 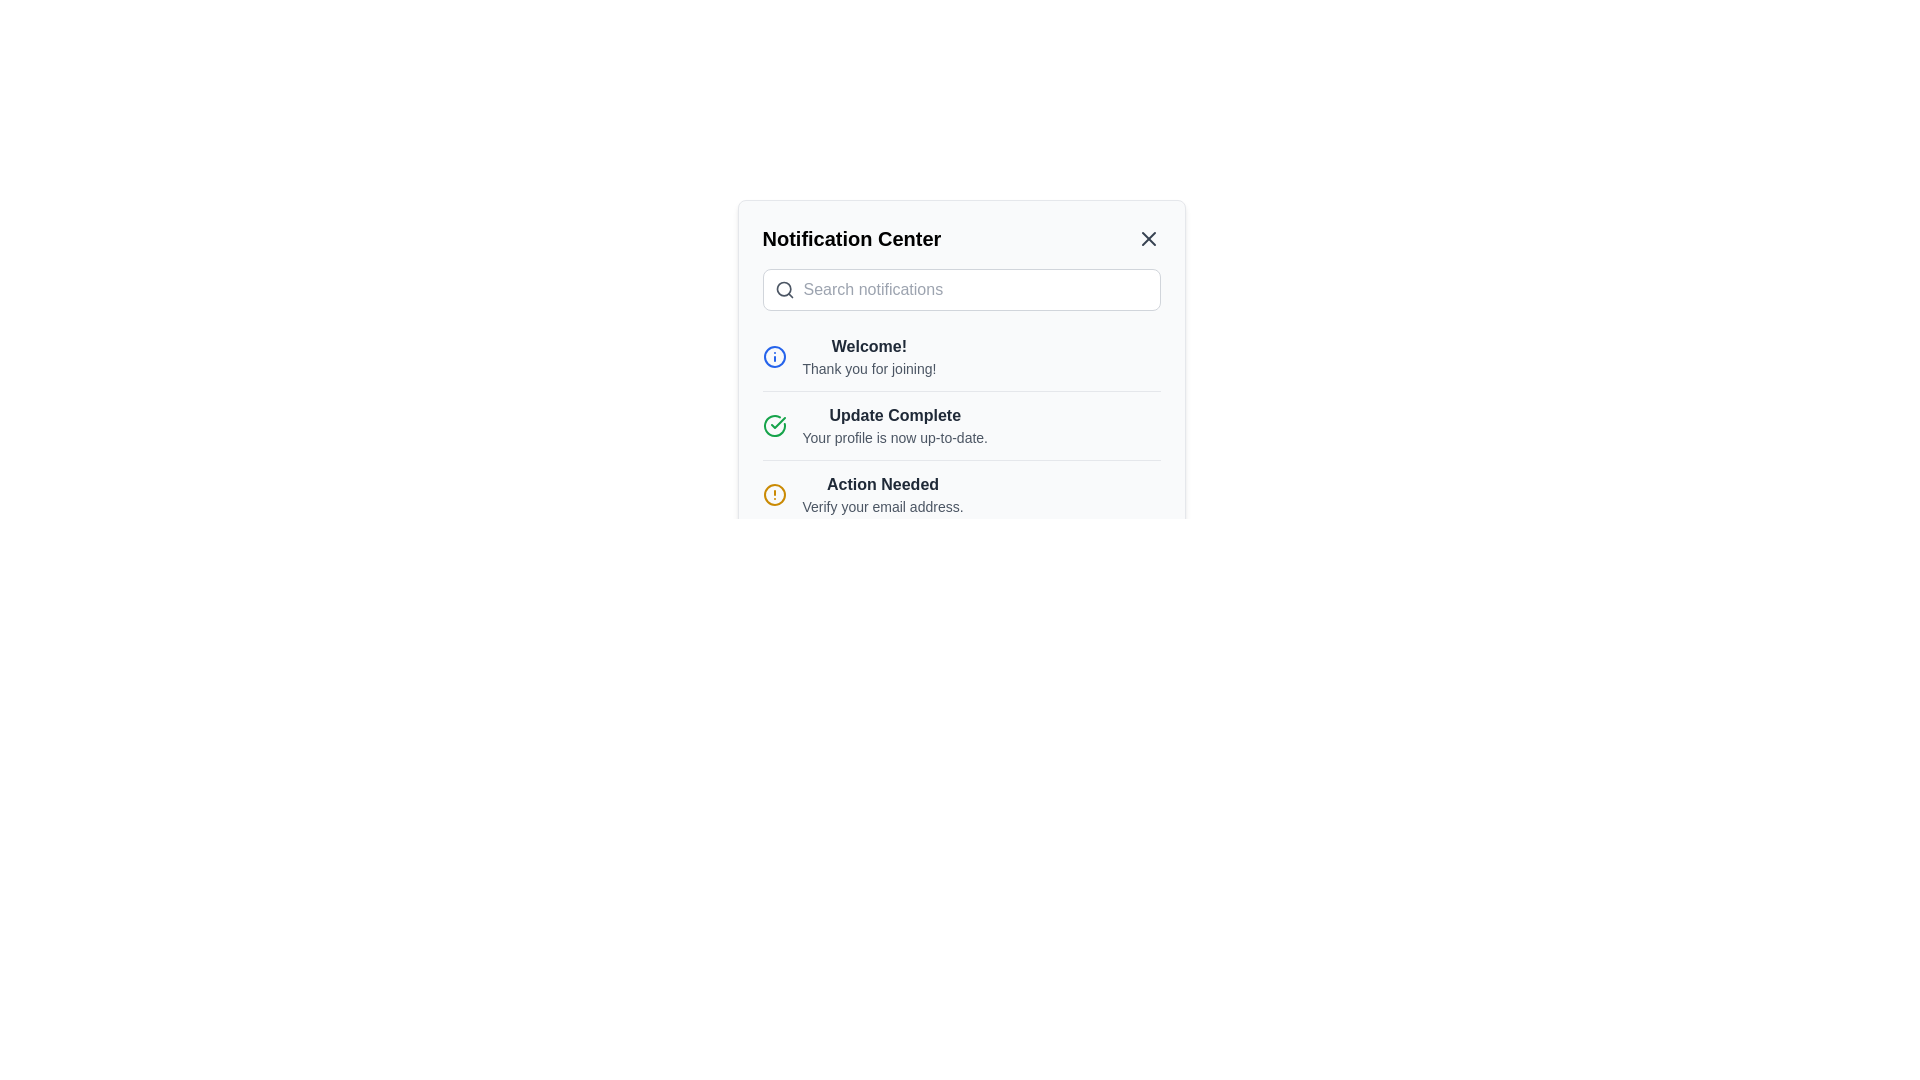 I want to click on the gray magnifying glass icon located to the left within the search bar area of the 'Notification Center' popup interface, so click(x=783, y=289).